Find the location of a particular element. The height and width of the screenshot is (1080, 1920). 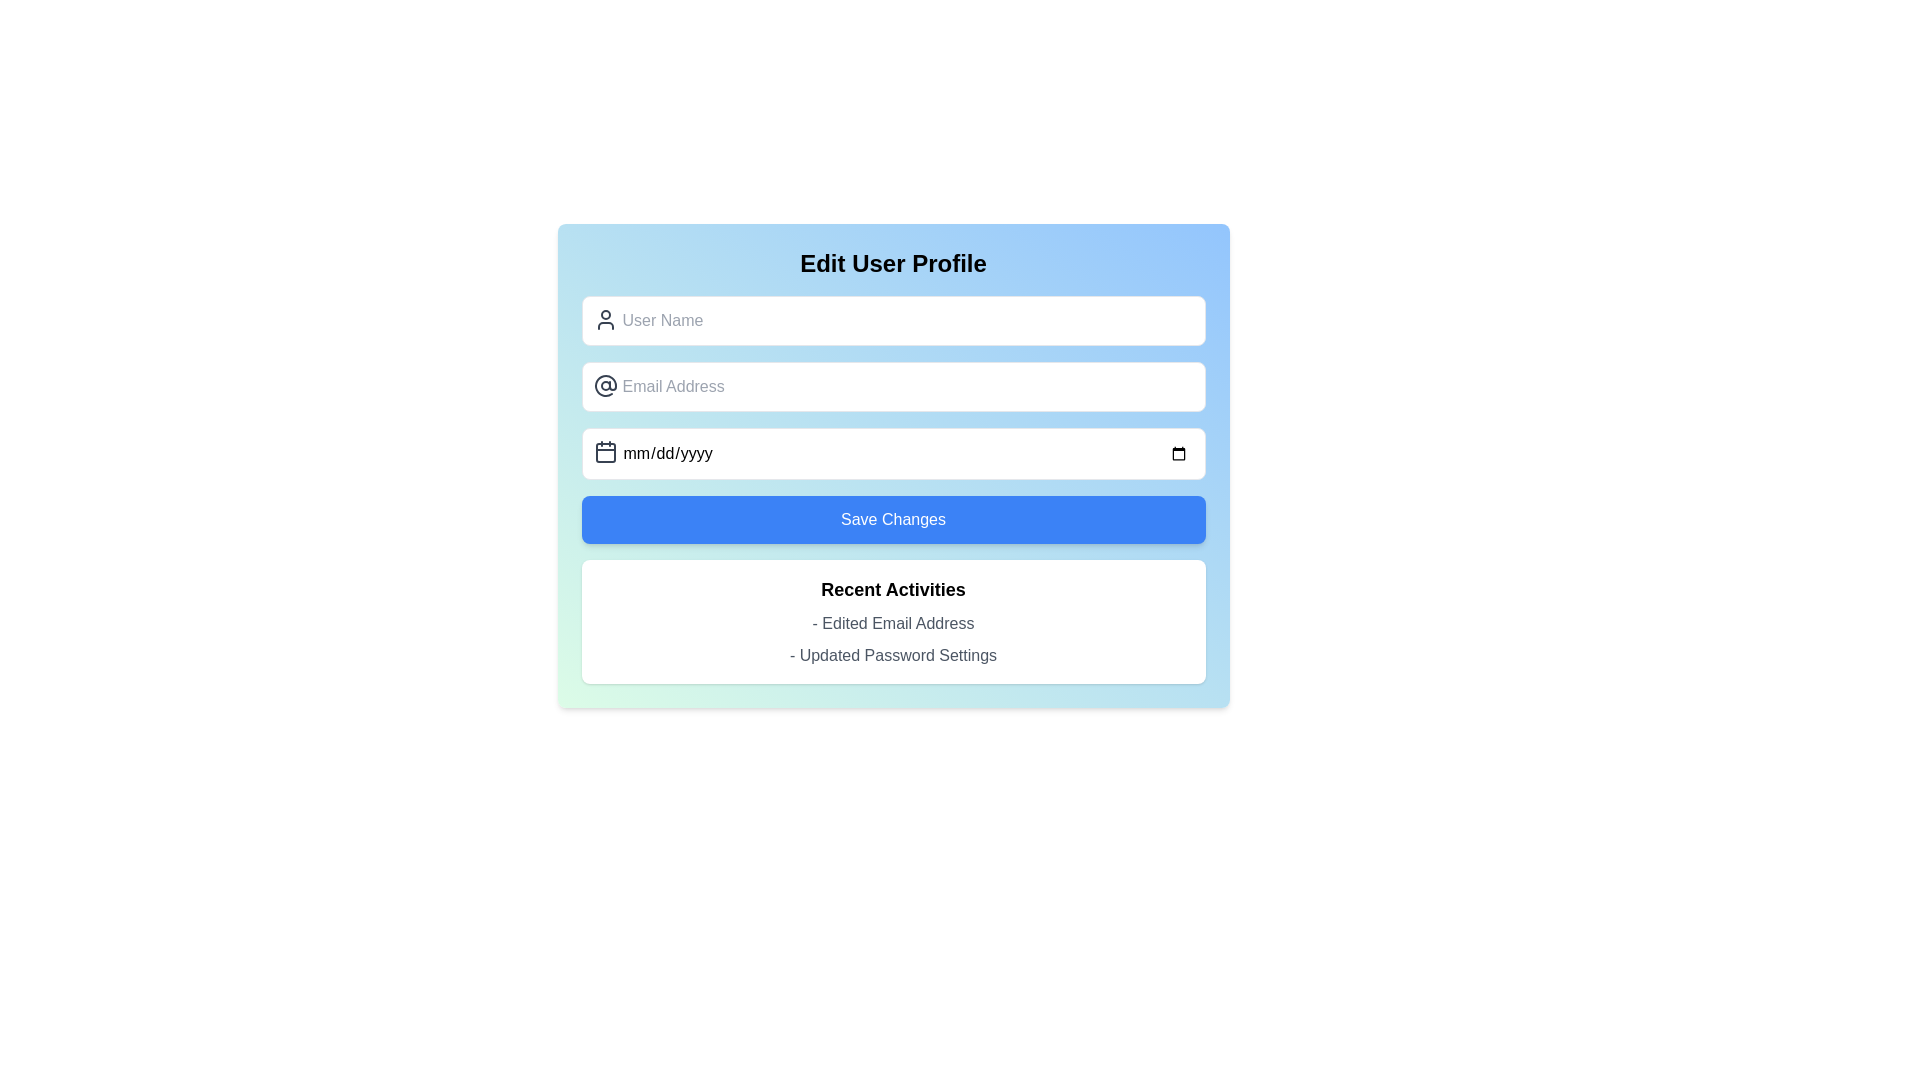

text label at the top of the user profile edit section, which indicates the purpose of the page is located at coordinates (892, 262).